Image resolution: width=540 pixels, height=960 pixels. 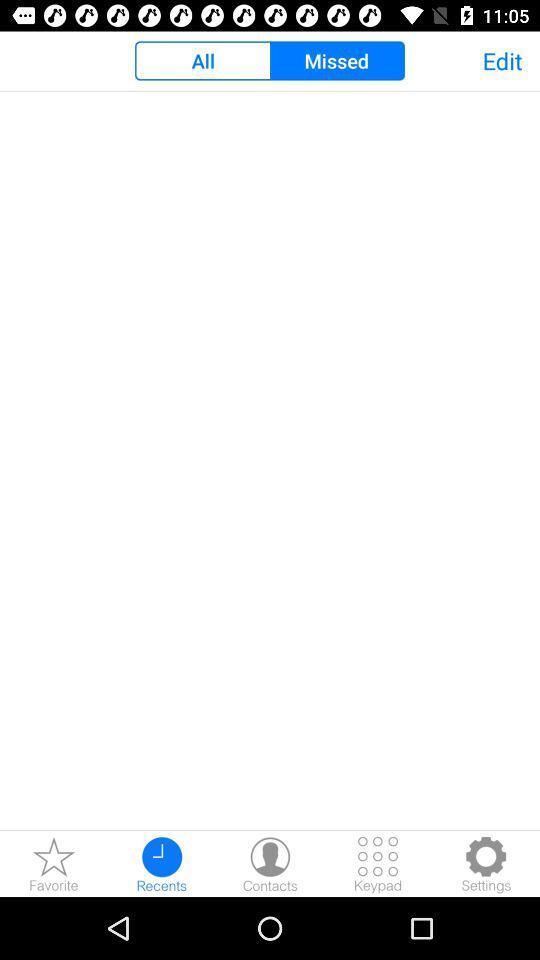 I want to click on the avatar icon, so click(x=270, y=863).